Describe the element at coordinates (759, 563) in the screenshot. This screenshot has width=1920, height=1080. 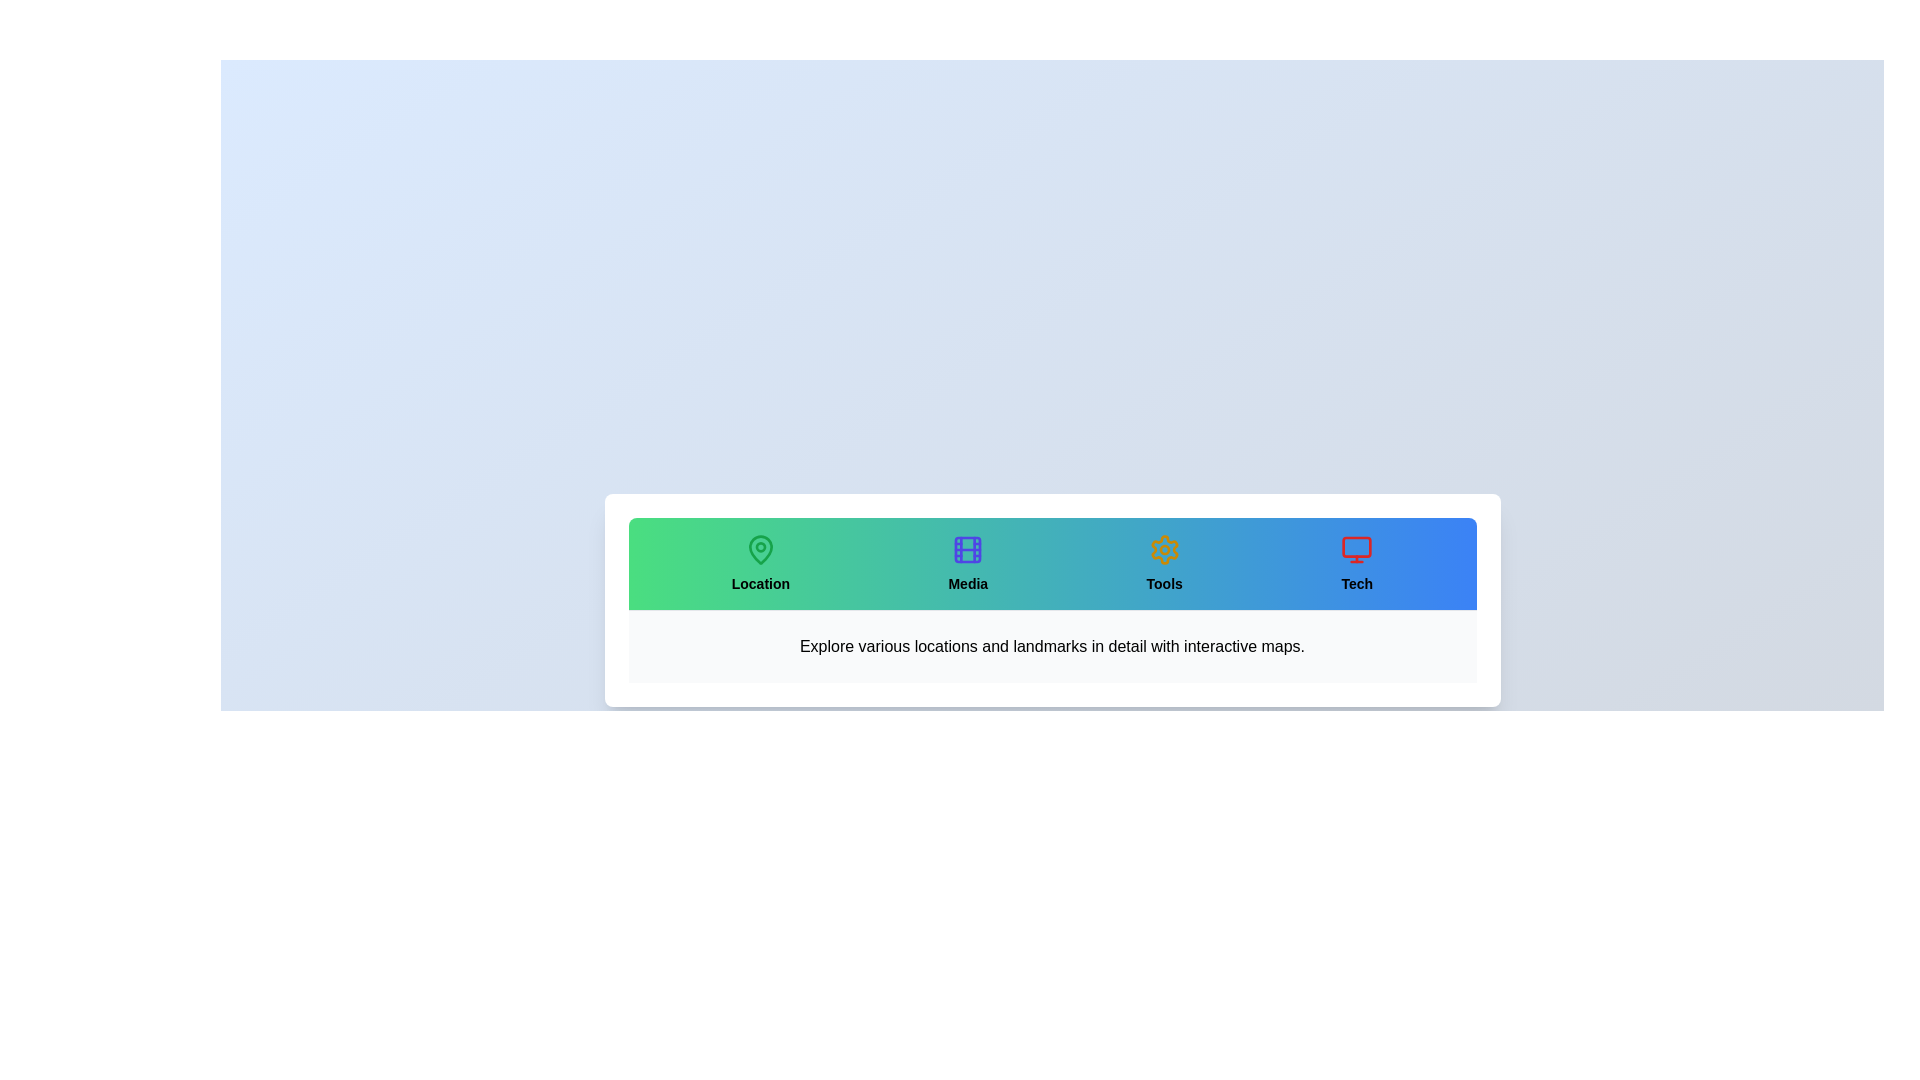
I see `the tab labeled Location` at that location.